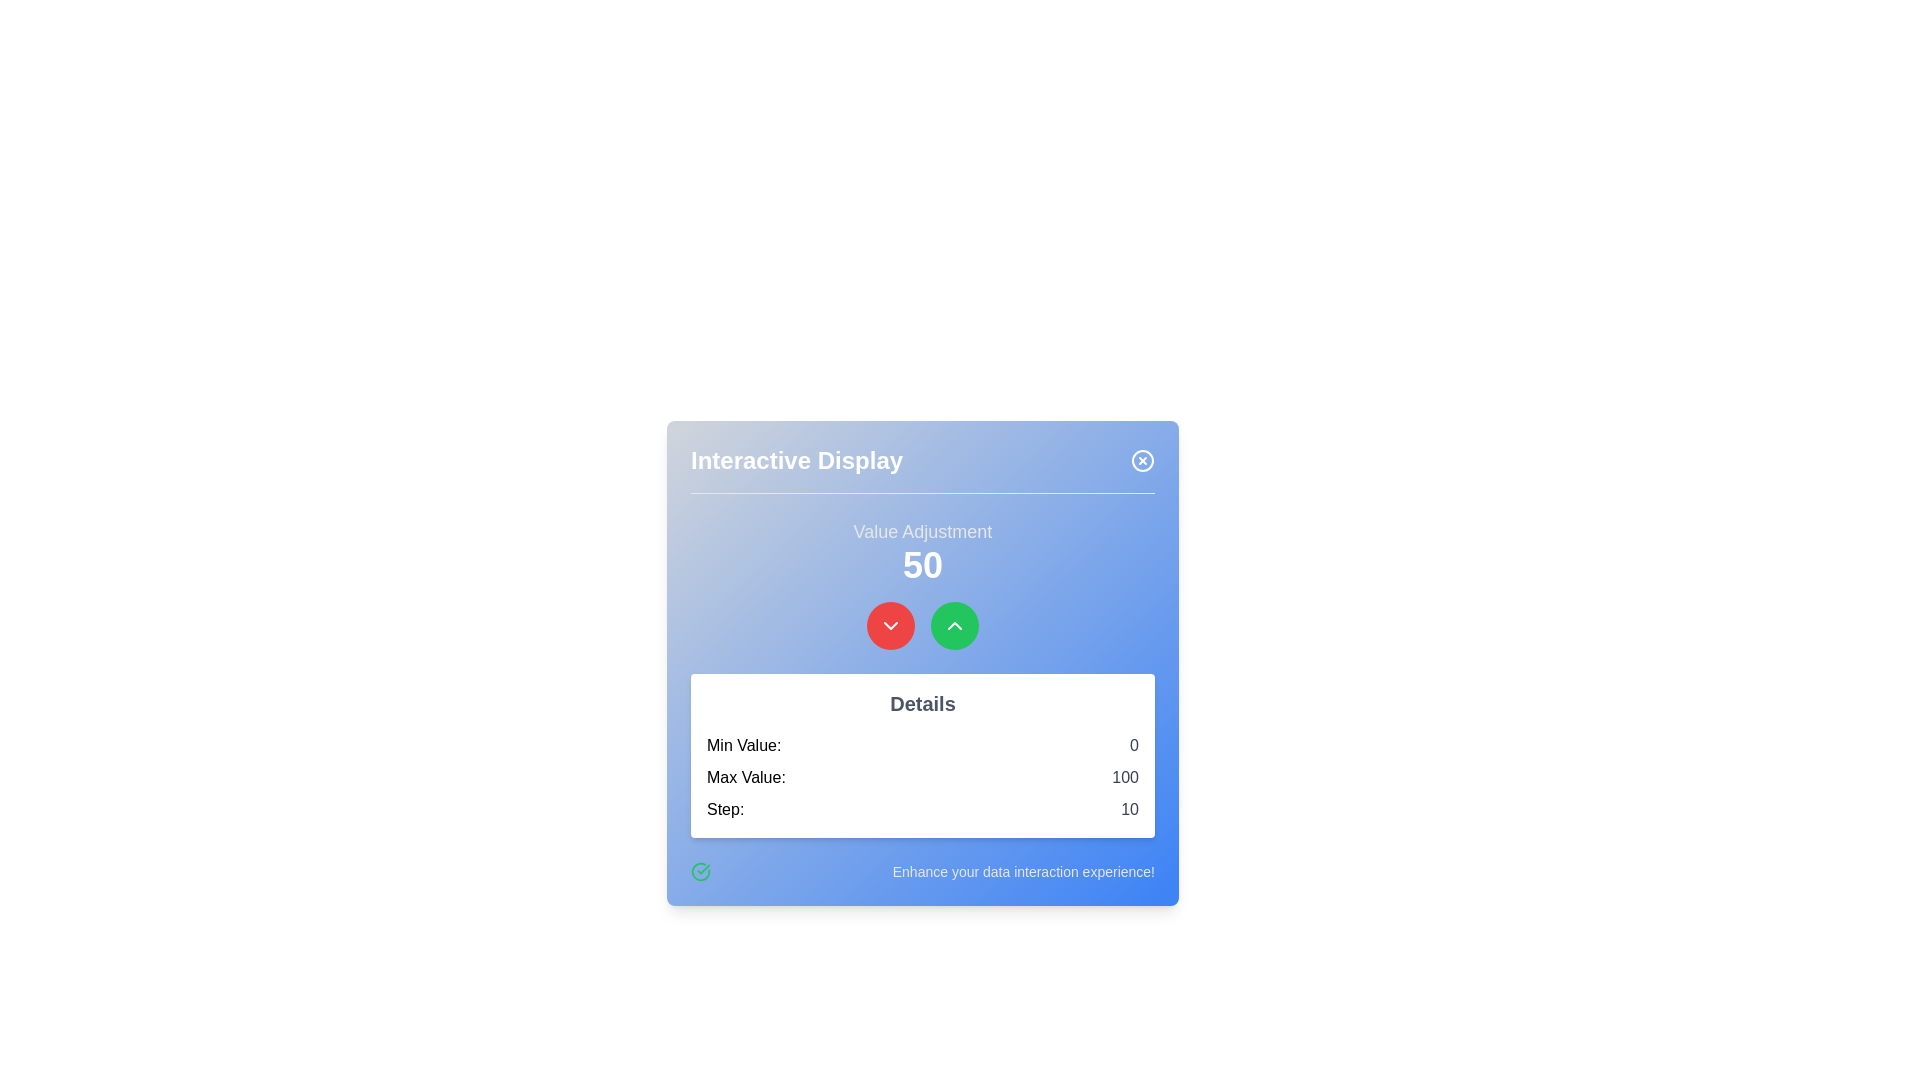 The image size is (1920, 1080). Describe the element at coordinates (724, 810) in the screenshot. I see `the text label displaying 'Step:' that is located within the 'Details' box, aligned to the left side and above the number '10'` at that location.